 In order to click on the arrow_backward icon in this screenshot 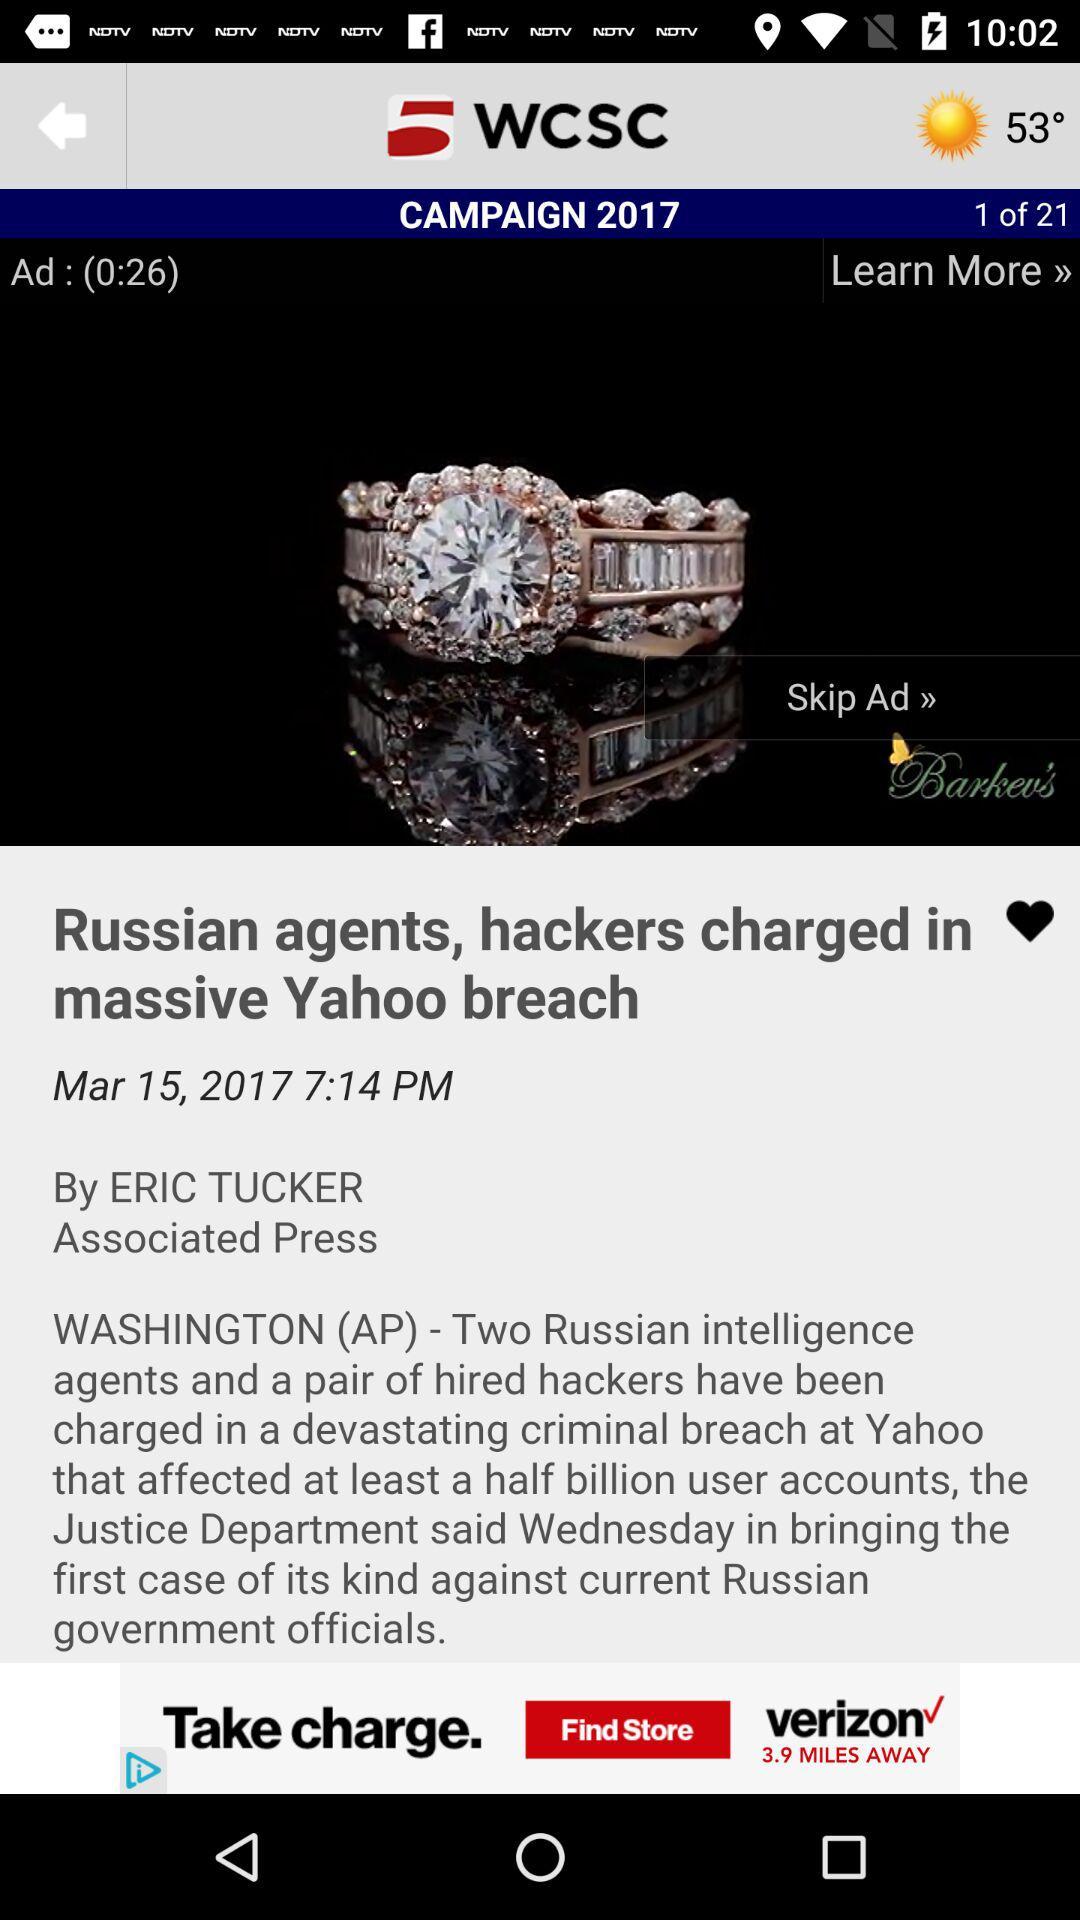, I will do `click(61, 124)`.